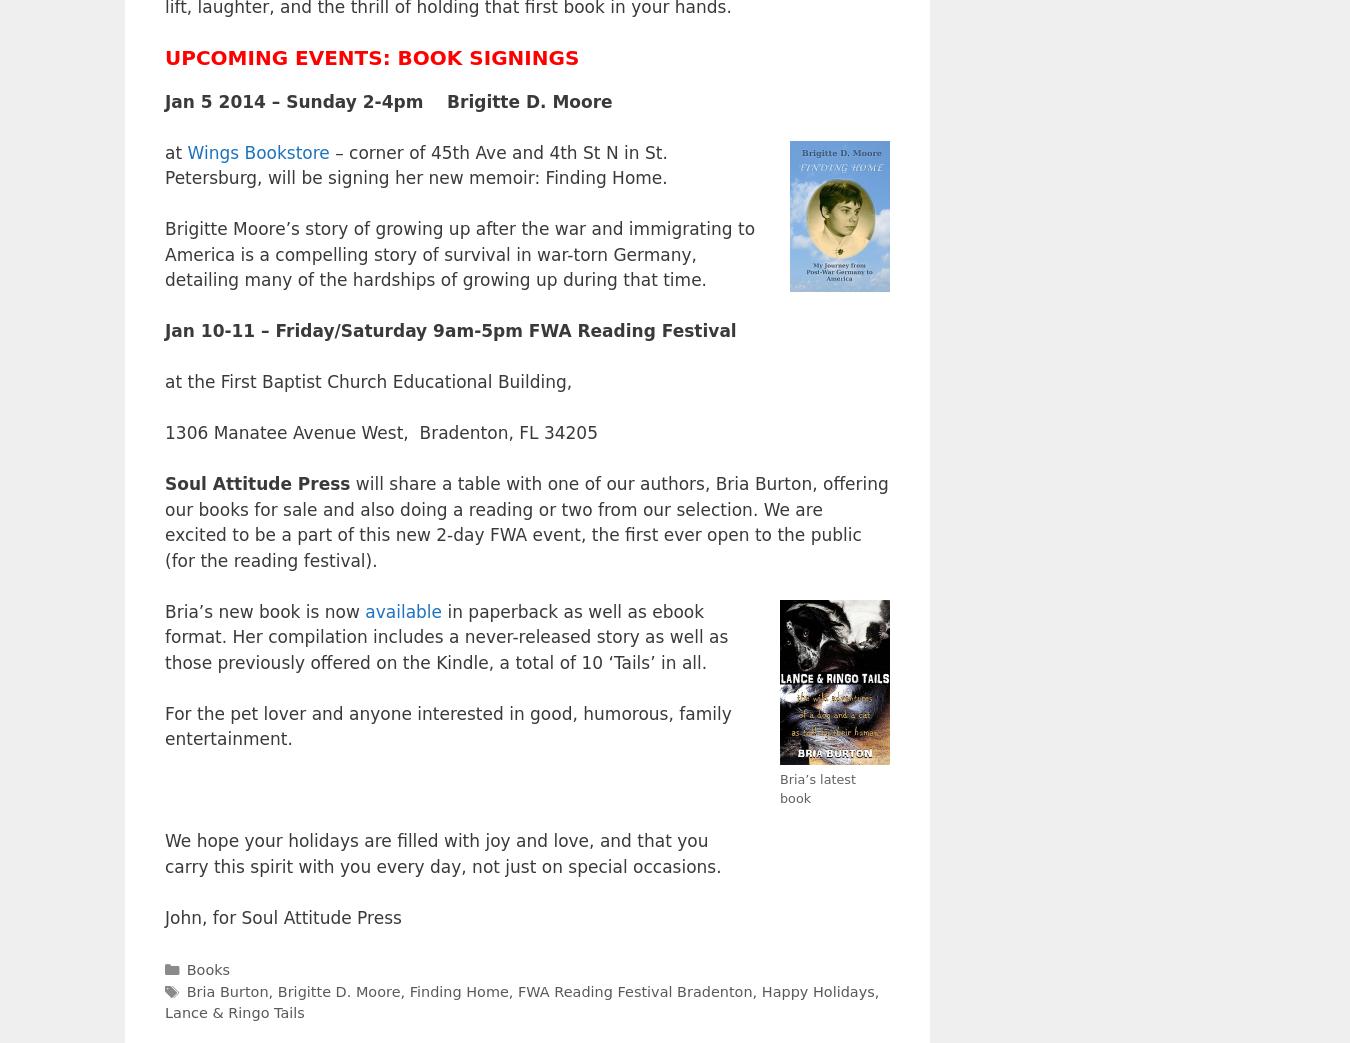  I want to click on 'We hope your holidays are filled with joy and love, and that you carry this spirit with you every day, not just on special occasions.', so click(164, 853).